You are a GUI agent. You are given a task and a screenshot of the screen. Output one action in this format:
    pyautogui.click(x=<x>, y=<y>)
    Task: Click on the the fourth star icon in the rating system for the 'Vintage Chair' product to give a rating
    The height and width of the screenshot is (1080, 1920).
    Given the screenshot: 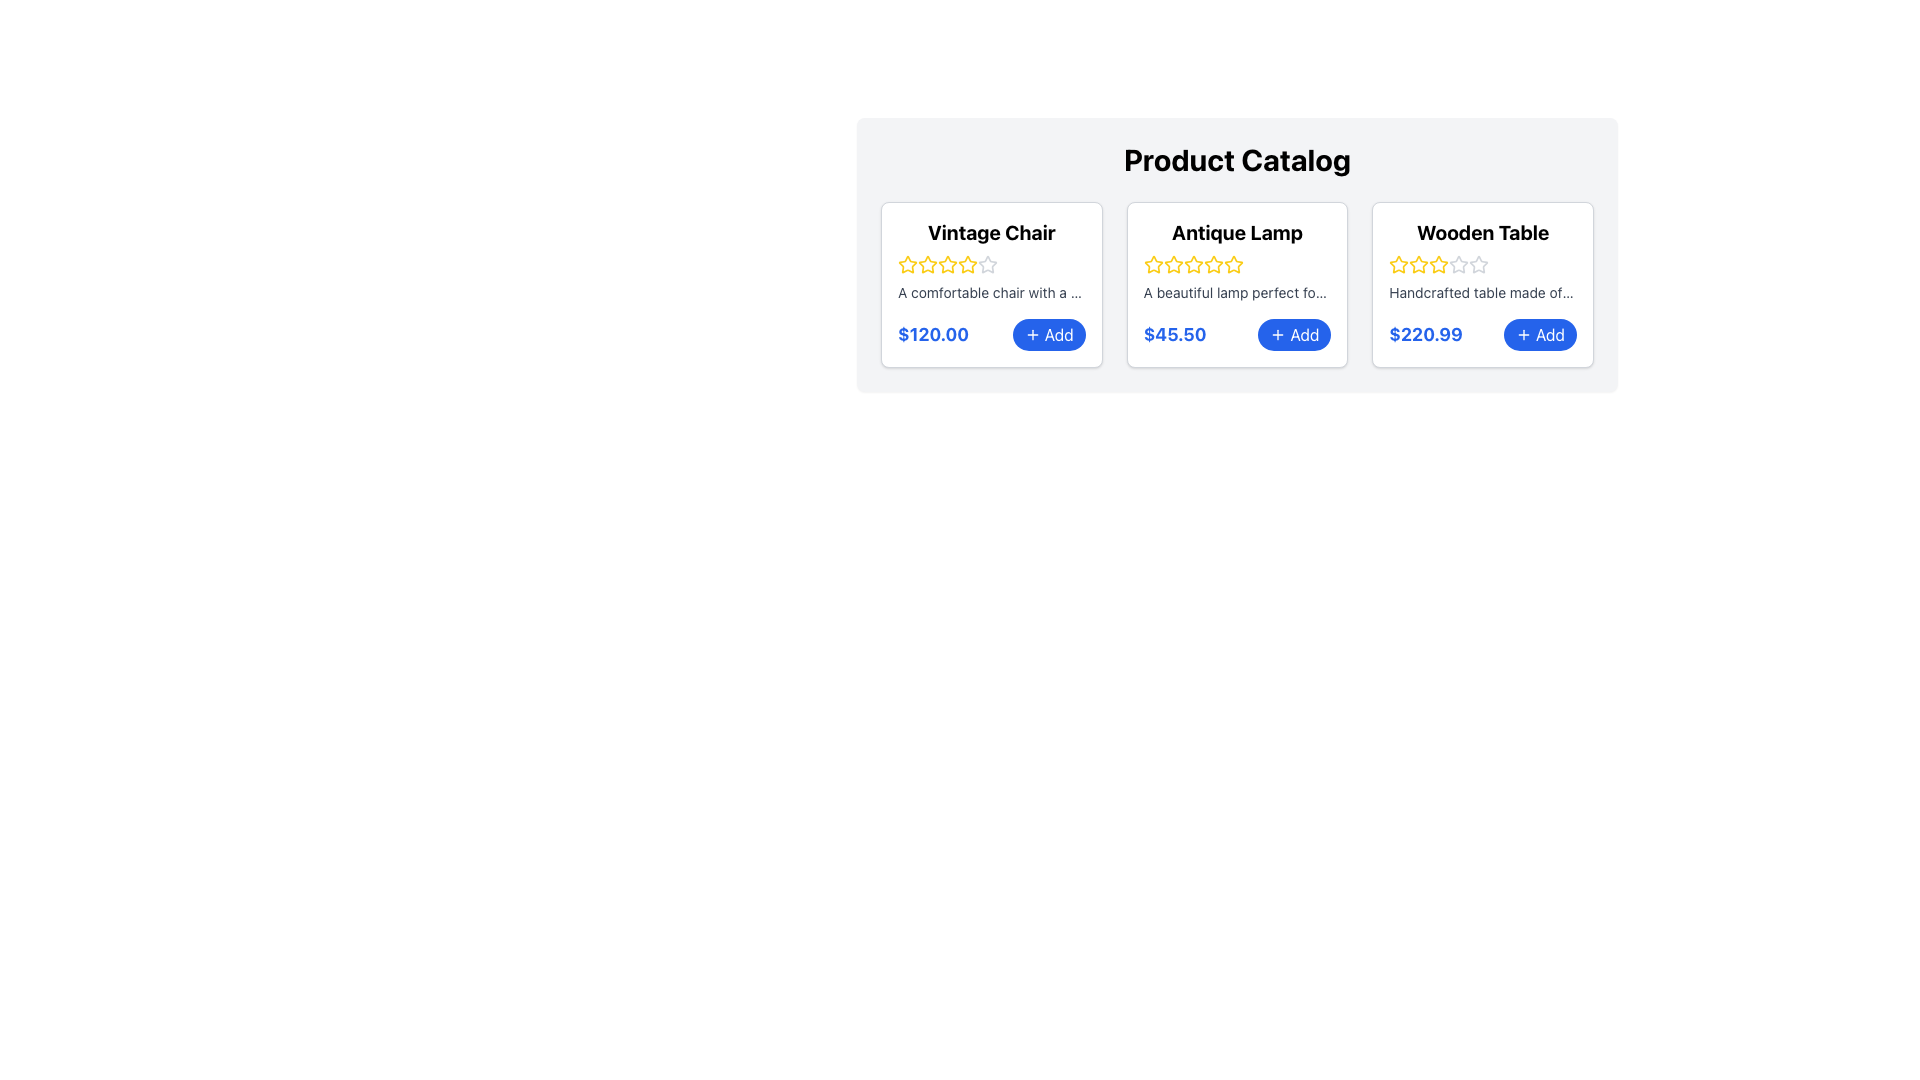 What is the action you would take?
    pyautogui.click(x=968, y=264)
    